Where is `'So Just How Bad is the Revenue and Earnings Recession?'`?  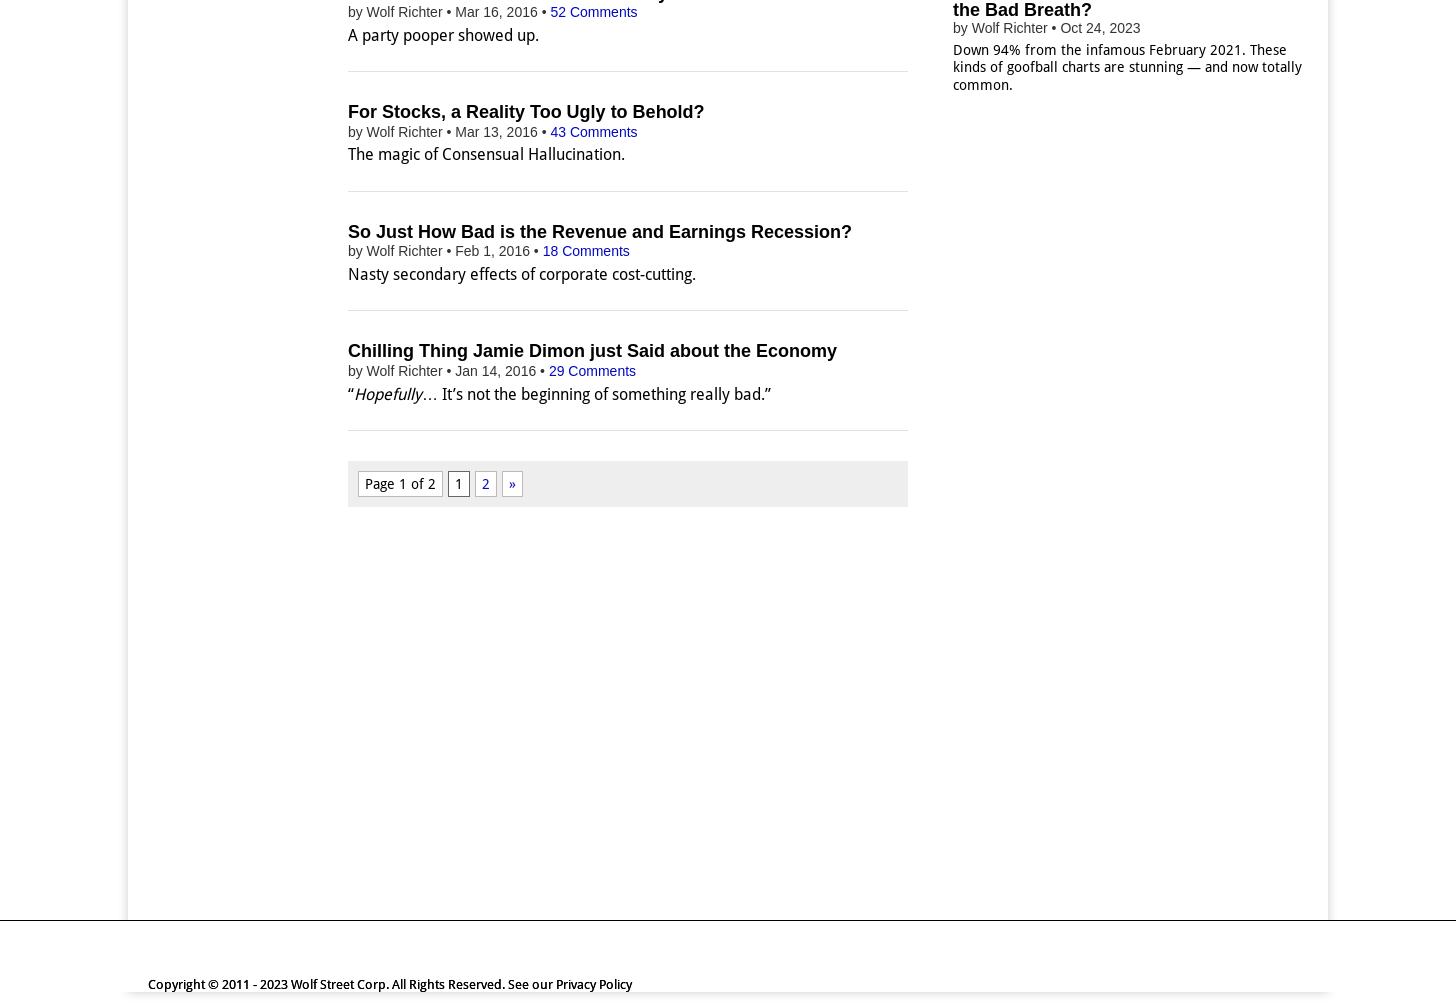
'So Just How Bad is the Revenue and Earnings Recession?' is located at coordinates (346, 231).